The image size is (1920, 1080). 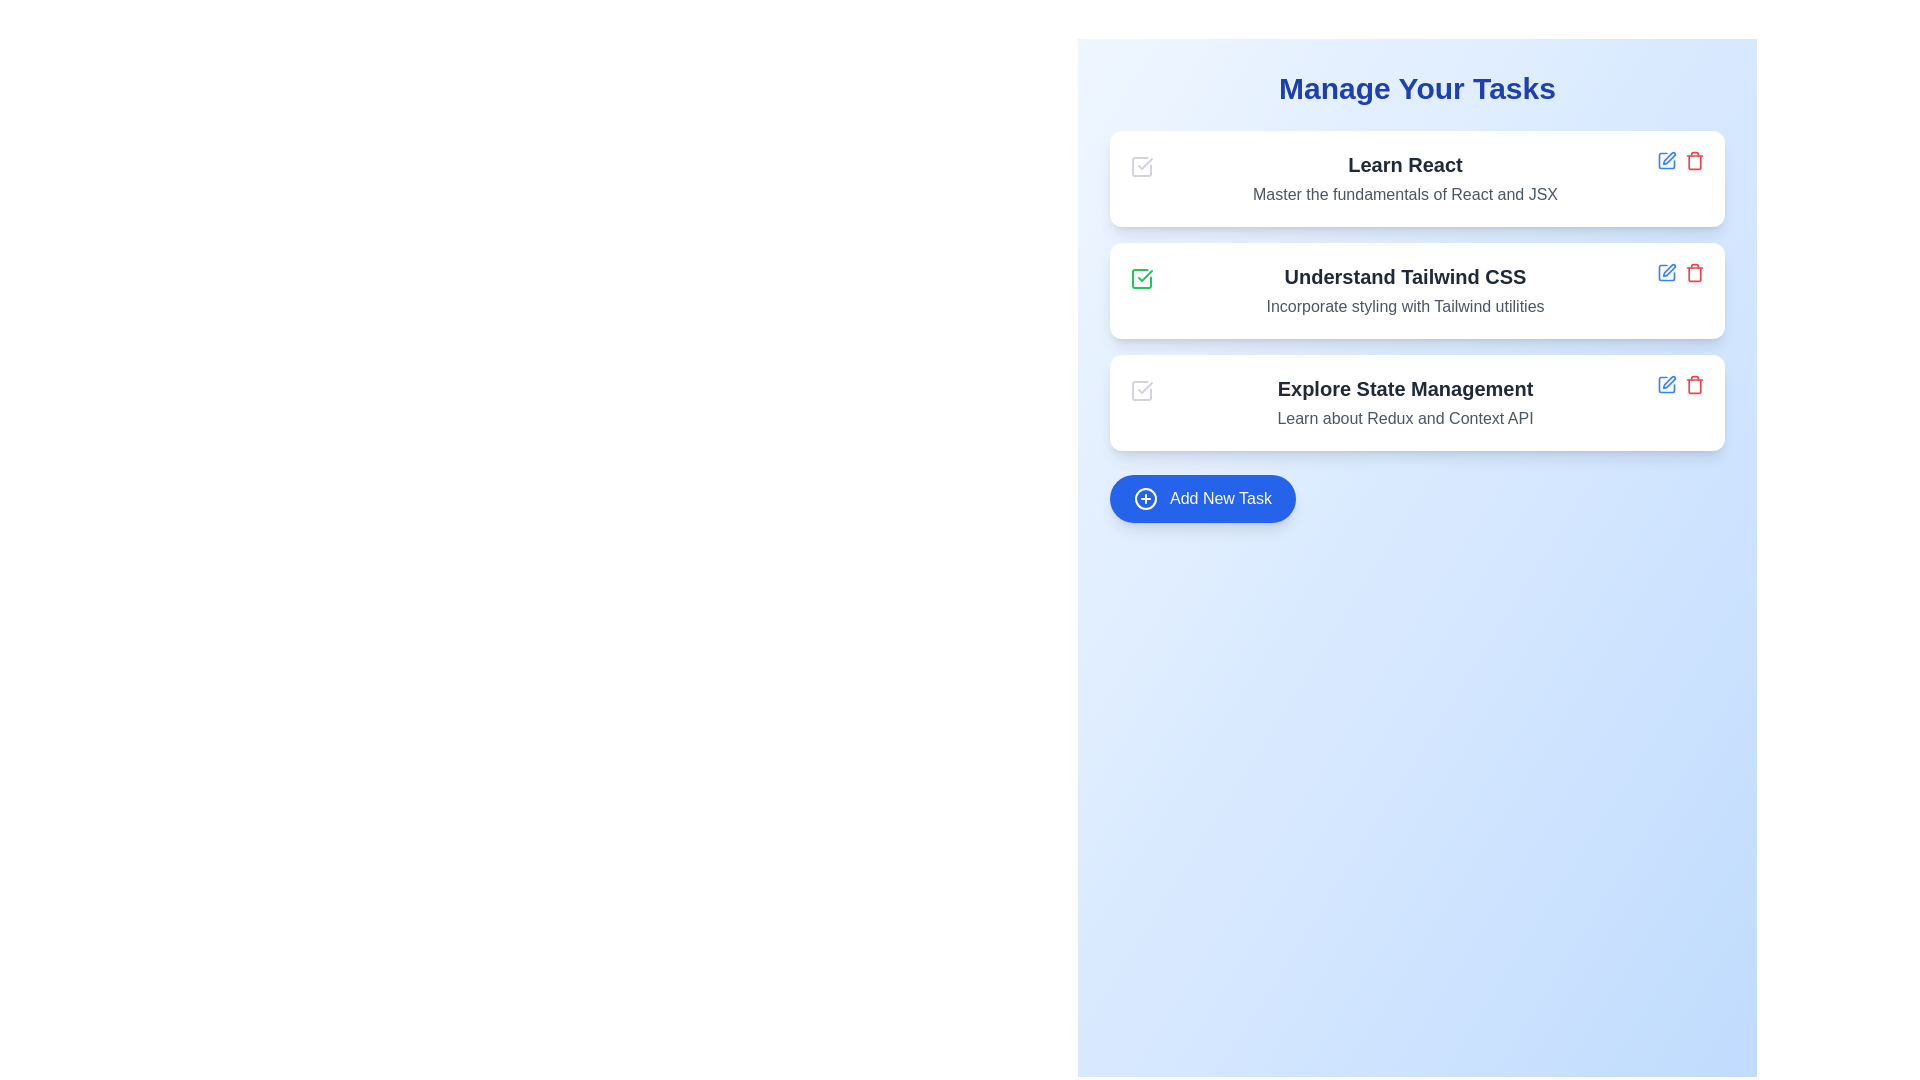 What do you see at coordinates (1404, 195) in the screenshot?
I see `the descriptive text located below the 'Learn React' heading in the topmost card of the vertical stack` at bounding box center [1404, 195].